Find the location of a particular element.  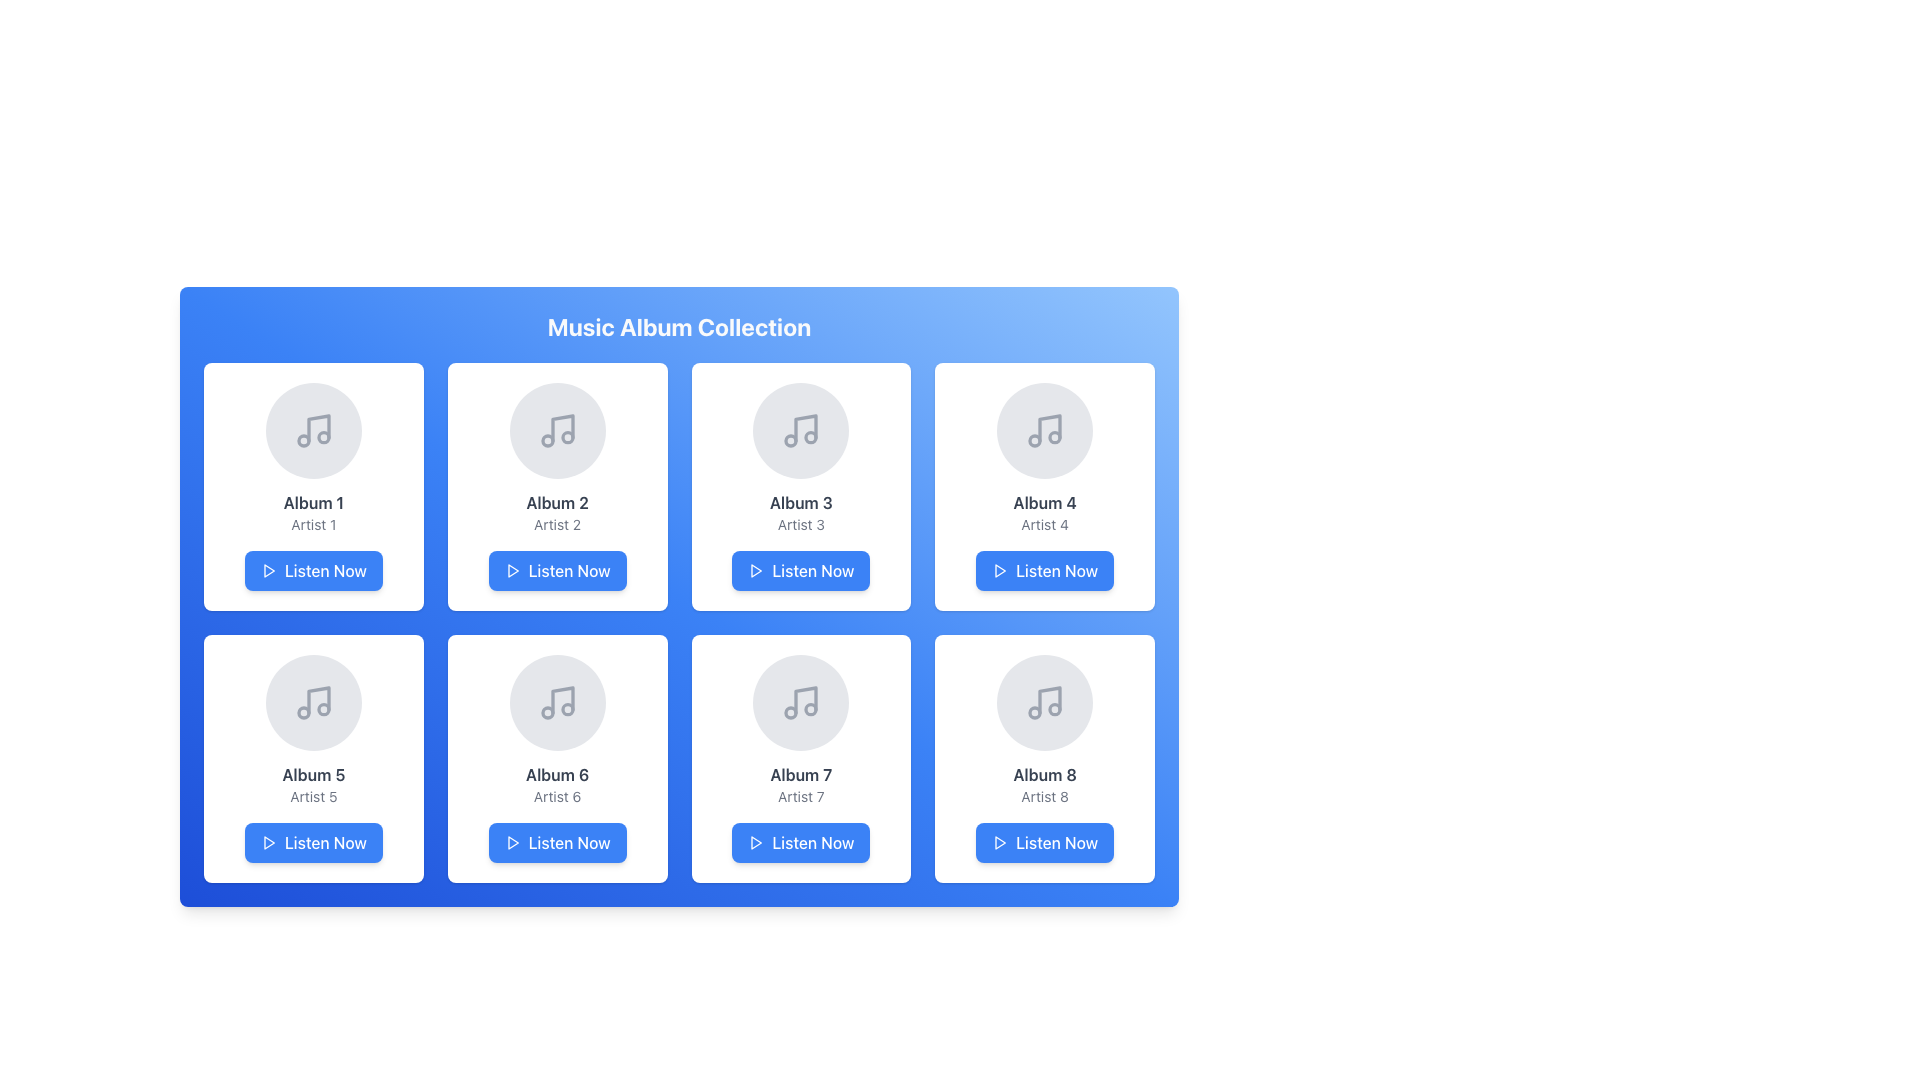

the musical note icon displayed in gray color within the circular light gray background, located in the bottom-right corner of the 'Album 8' card is located at coordinates (1044, 701).